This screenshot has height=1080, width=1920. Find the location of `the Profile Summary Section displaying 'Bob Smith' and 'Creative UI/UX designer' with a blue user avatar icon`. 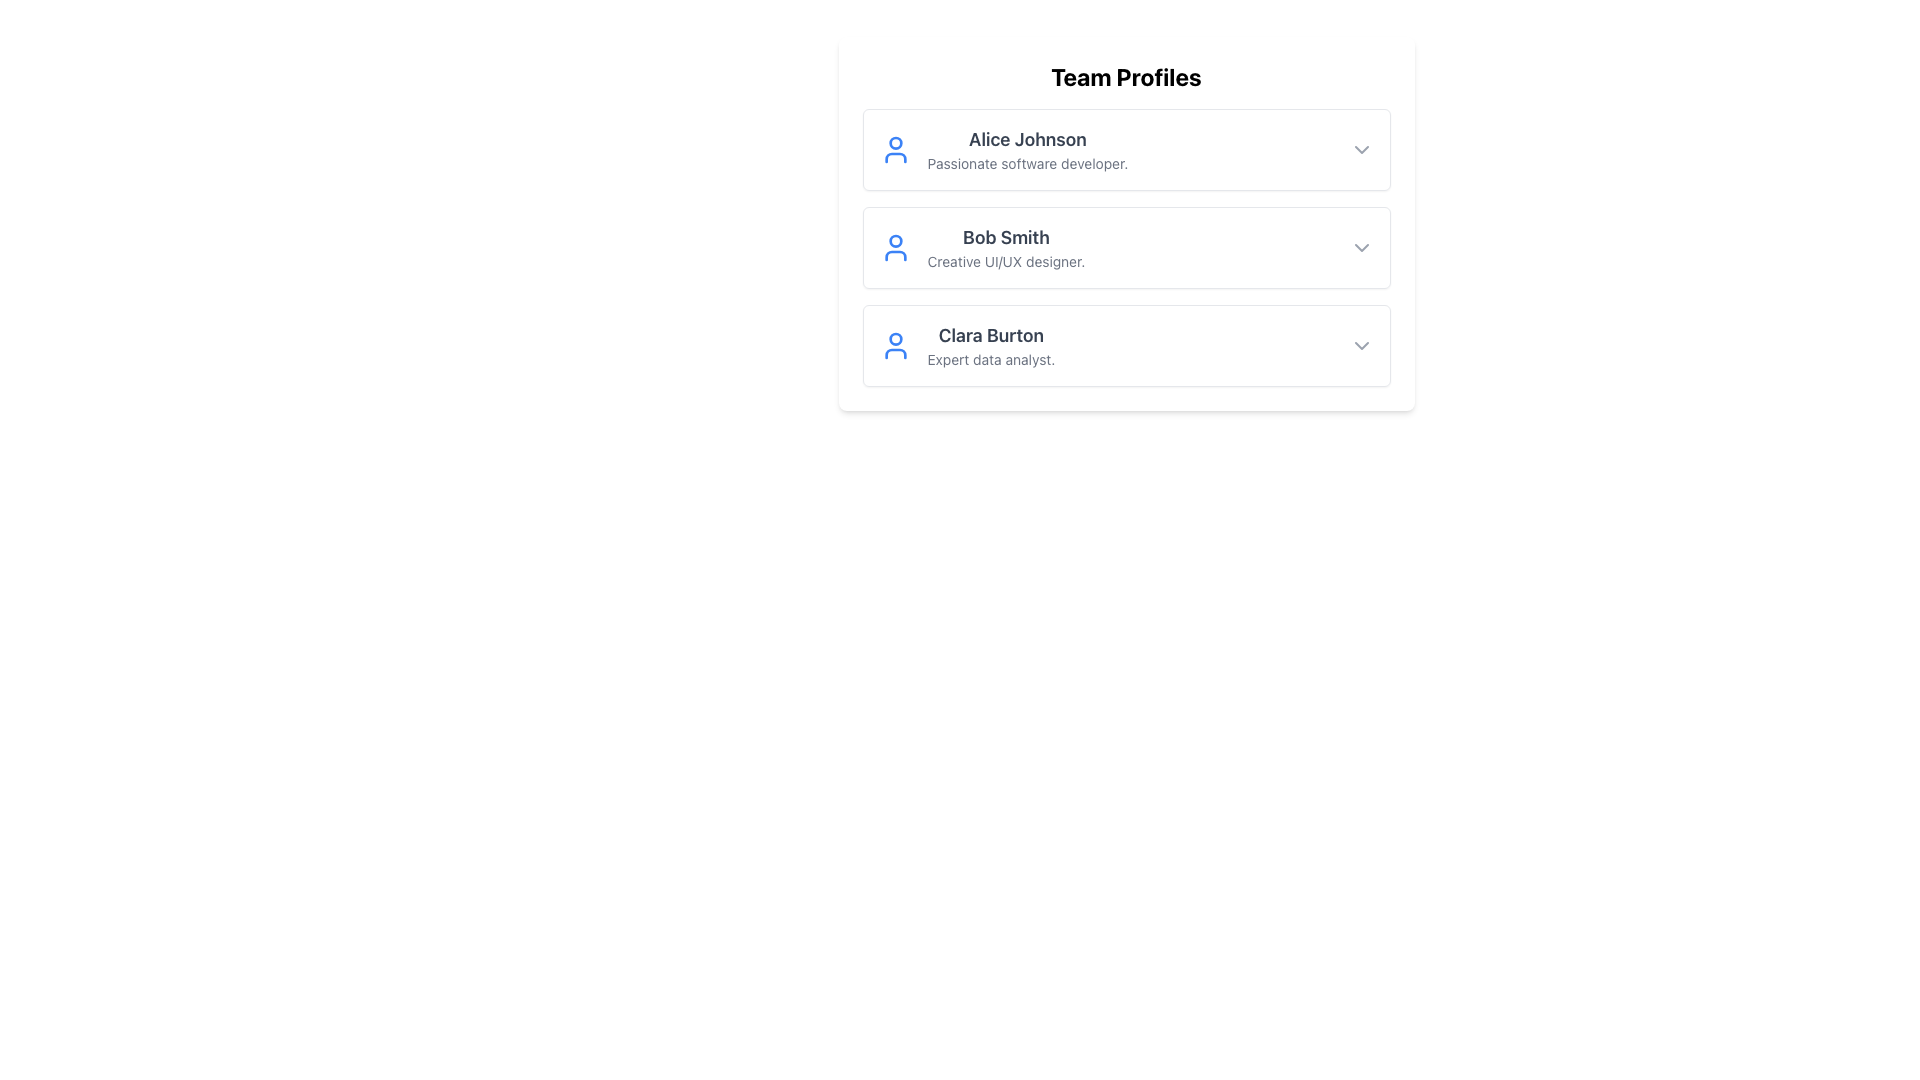

the Profile Summary Section displaying 'Bob Smith' and 'Creative UI/UX designer' with a blue user avatar icon is located at coordinates (982, 246).